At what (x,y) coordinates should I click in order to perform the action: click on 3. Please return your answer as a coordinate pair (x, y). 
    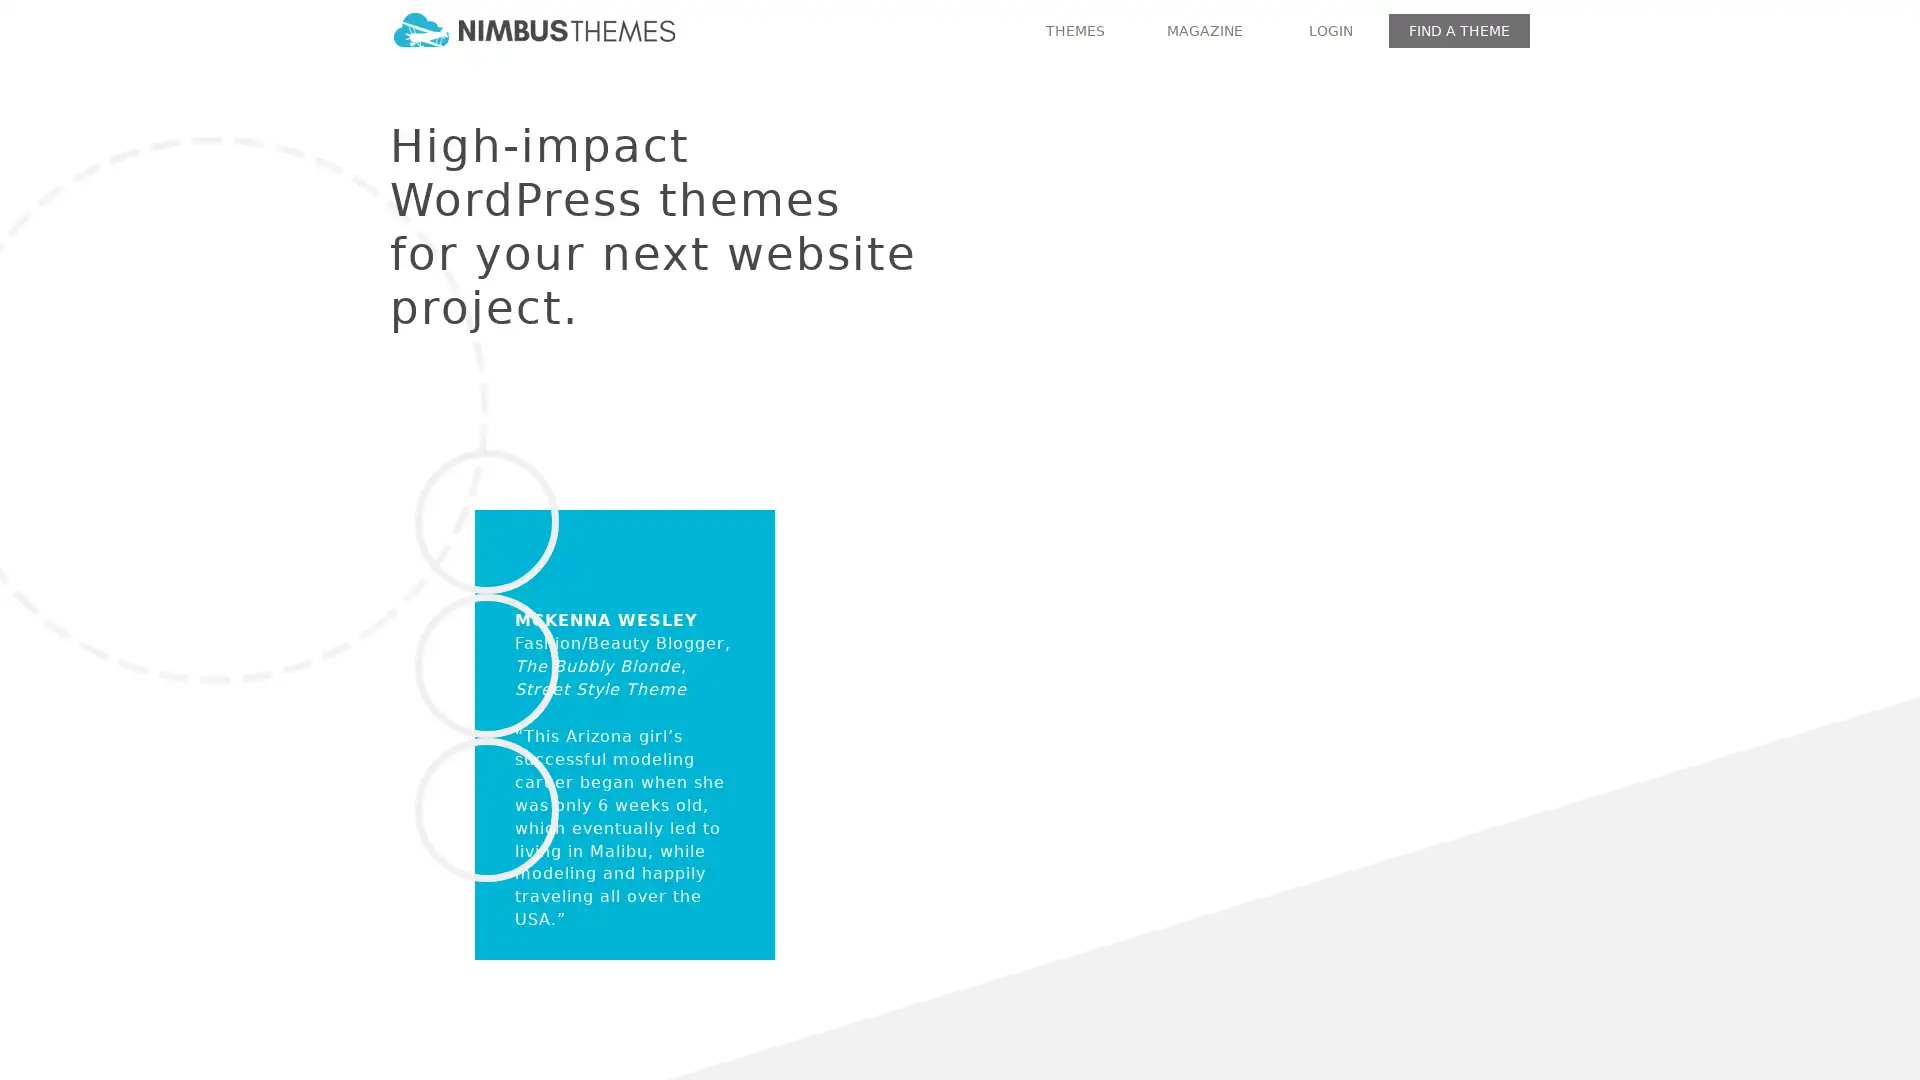
    Looking at the image, I should click on (1204, 693).